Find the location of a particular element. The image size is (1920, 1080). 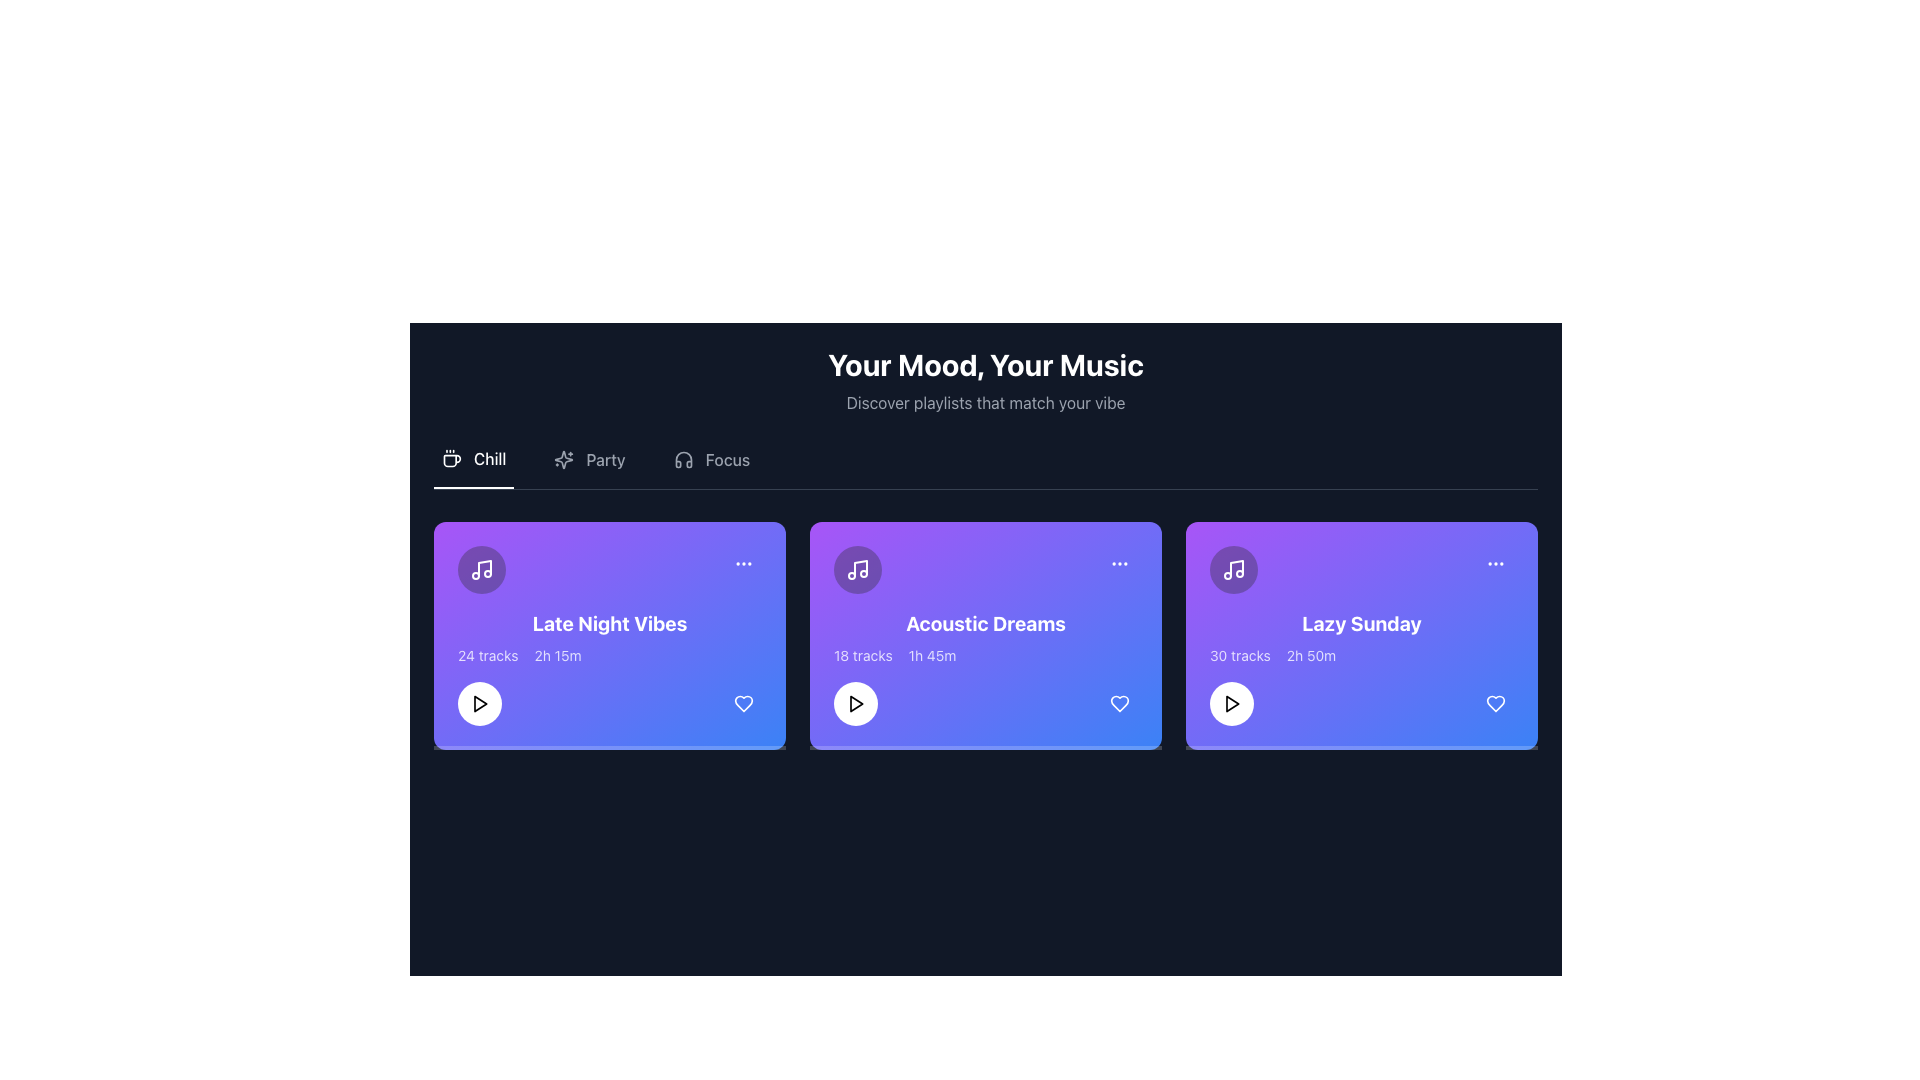

the heart button located at the bottom-right corner of the third card titled 'Lazy Sunday' is located at coordinates (1496, 703).